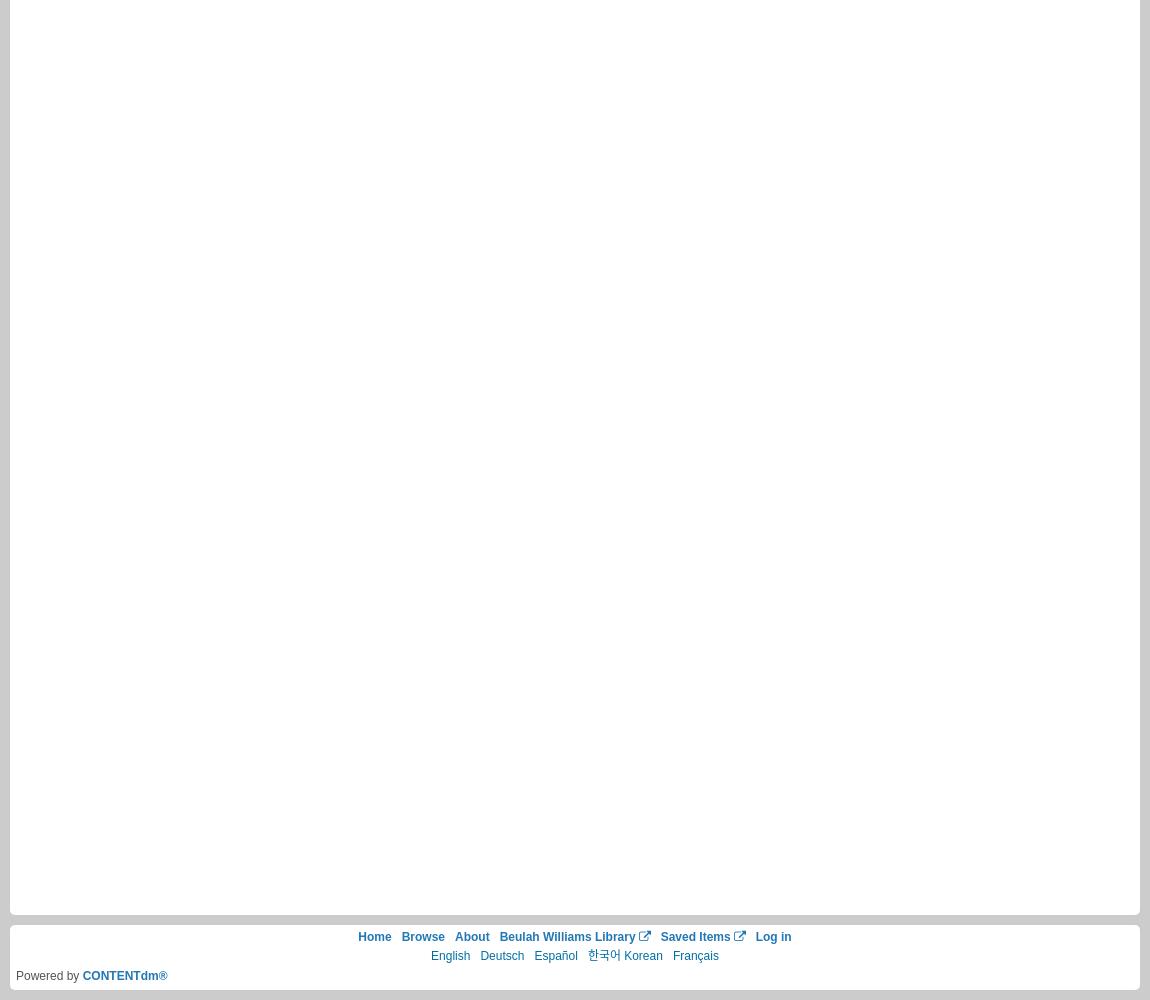 Image resolution: width=1150 pixels, height=1000 pixels. I want to click on '한국어 Korean', so click(623, 955).